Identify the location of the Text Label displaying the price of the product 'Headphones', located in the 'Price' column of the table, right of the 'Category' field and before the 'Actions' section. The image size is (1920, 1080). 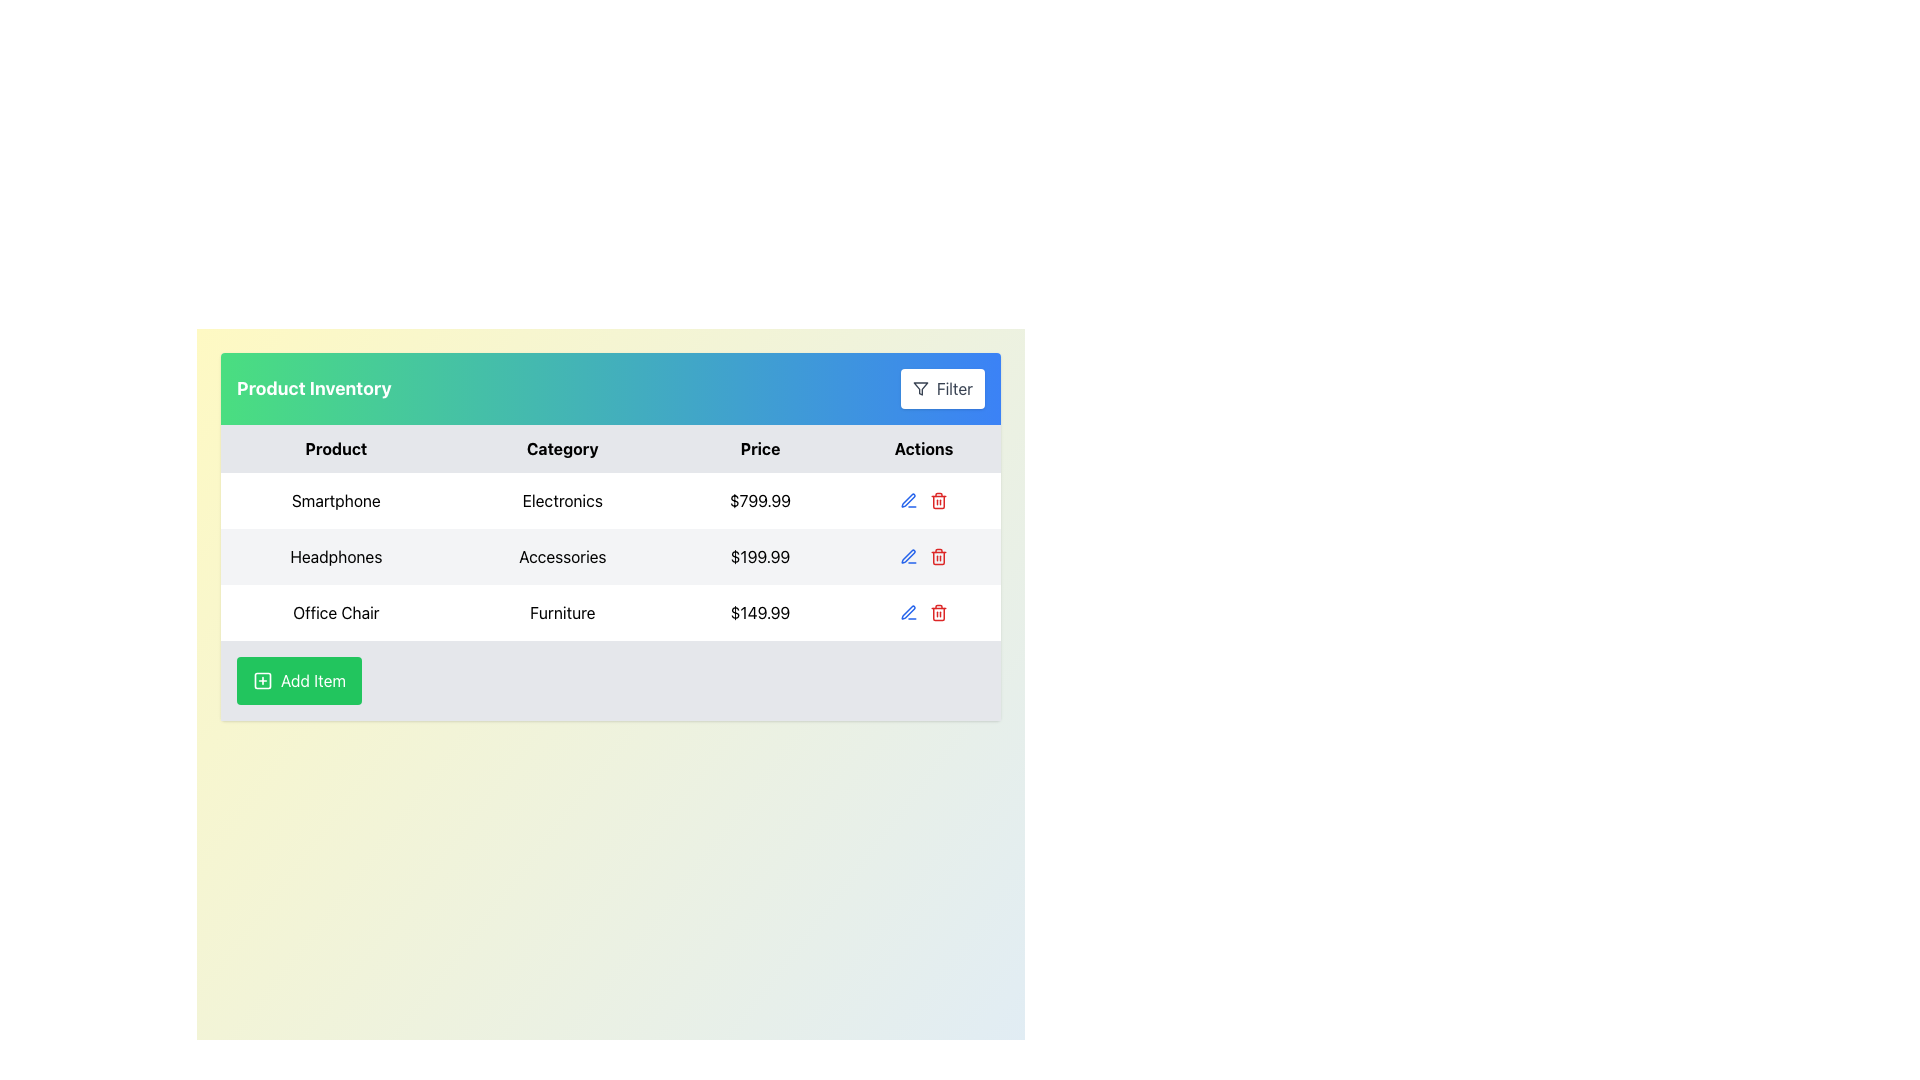
(759, 556).